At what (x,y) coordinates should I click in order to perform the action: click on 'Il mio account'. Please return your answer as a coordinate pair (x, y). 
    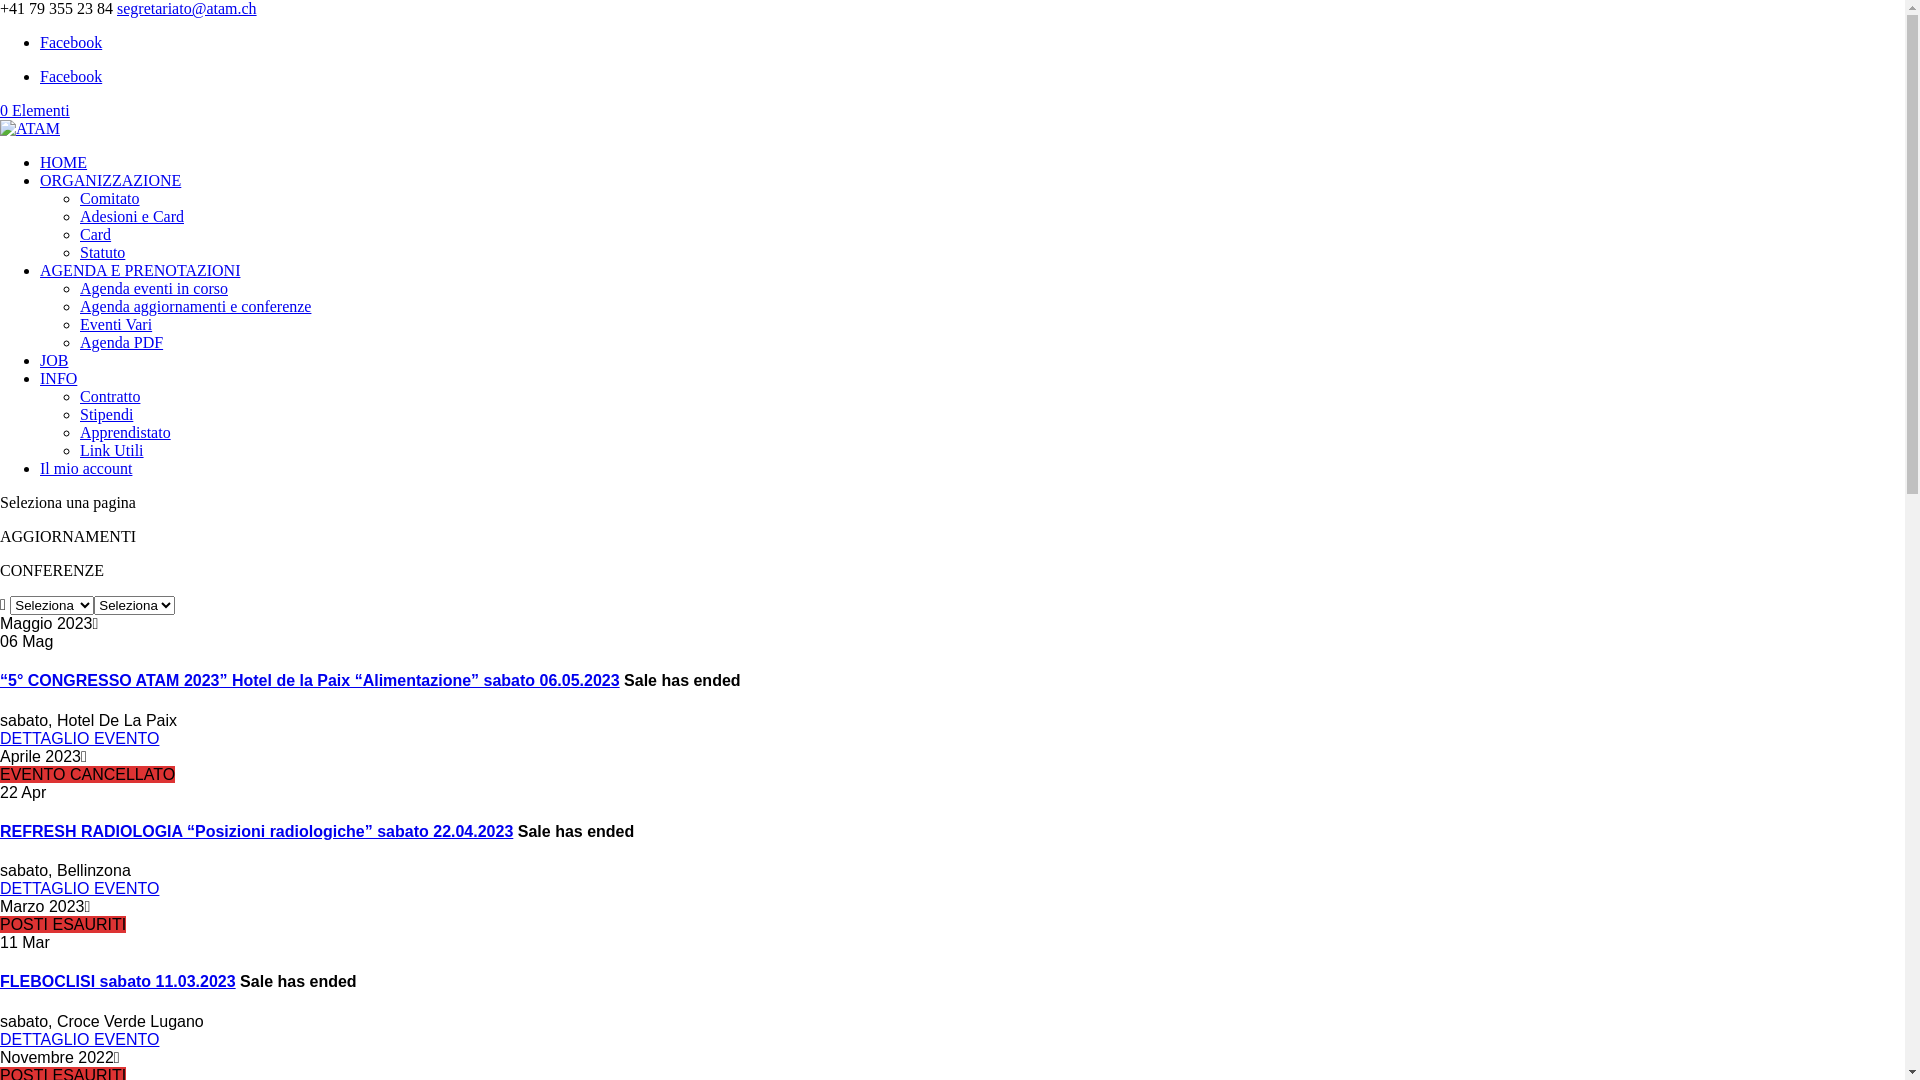
    Looking at the image, I should click on (85, 468).